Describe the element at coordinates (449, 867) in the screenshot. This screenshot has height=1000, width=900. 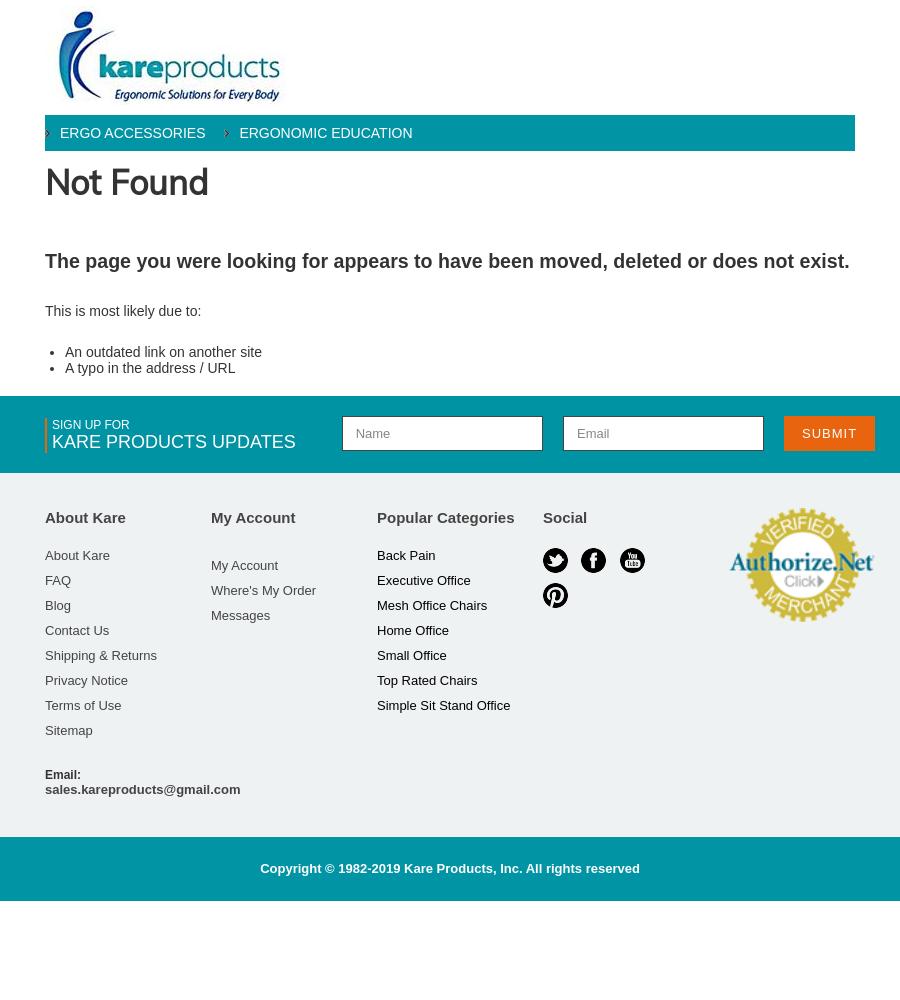
I see `'Copyright © 1982-2019 Kare Products, Inc. All rights reserved'` at that location.